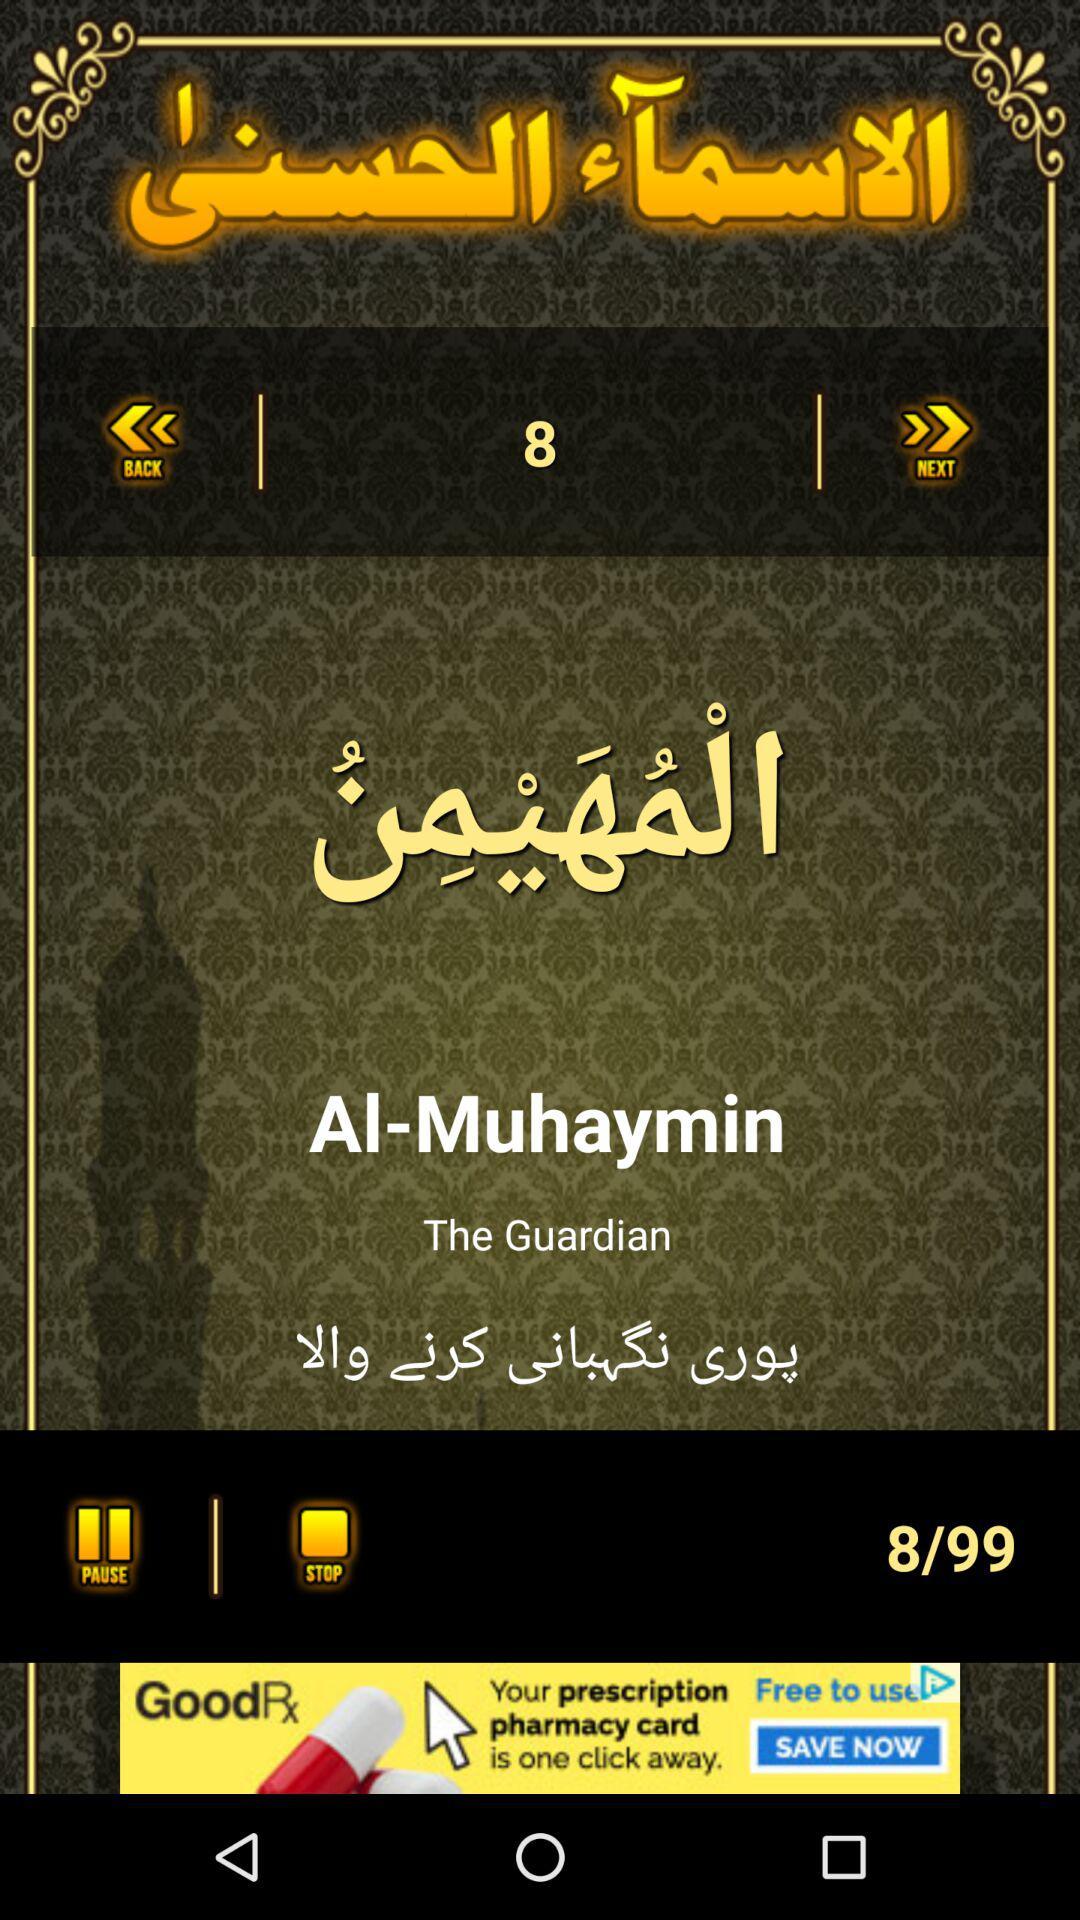 The width and height of the screenshot is (1080, 1920). What do you see at coordinates (141, 440) in the screenshot?
I see `previous` at bounding box center [141, 440].